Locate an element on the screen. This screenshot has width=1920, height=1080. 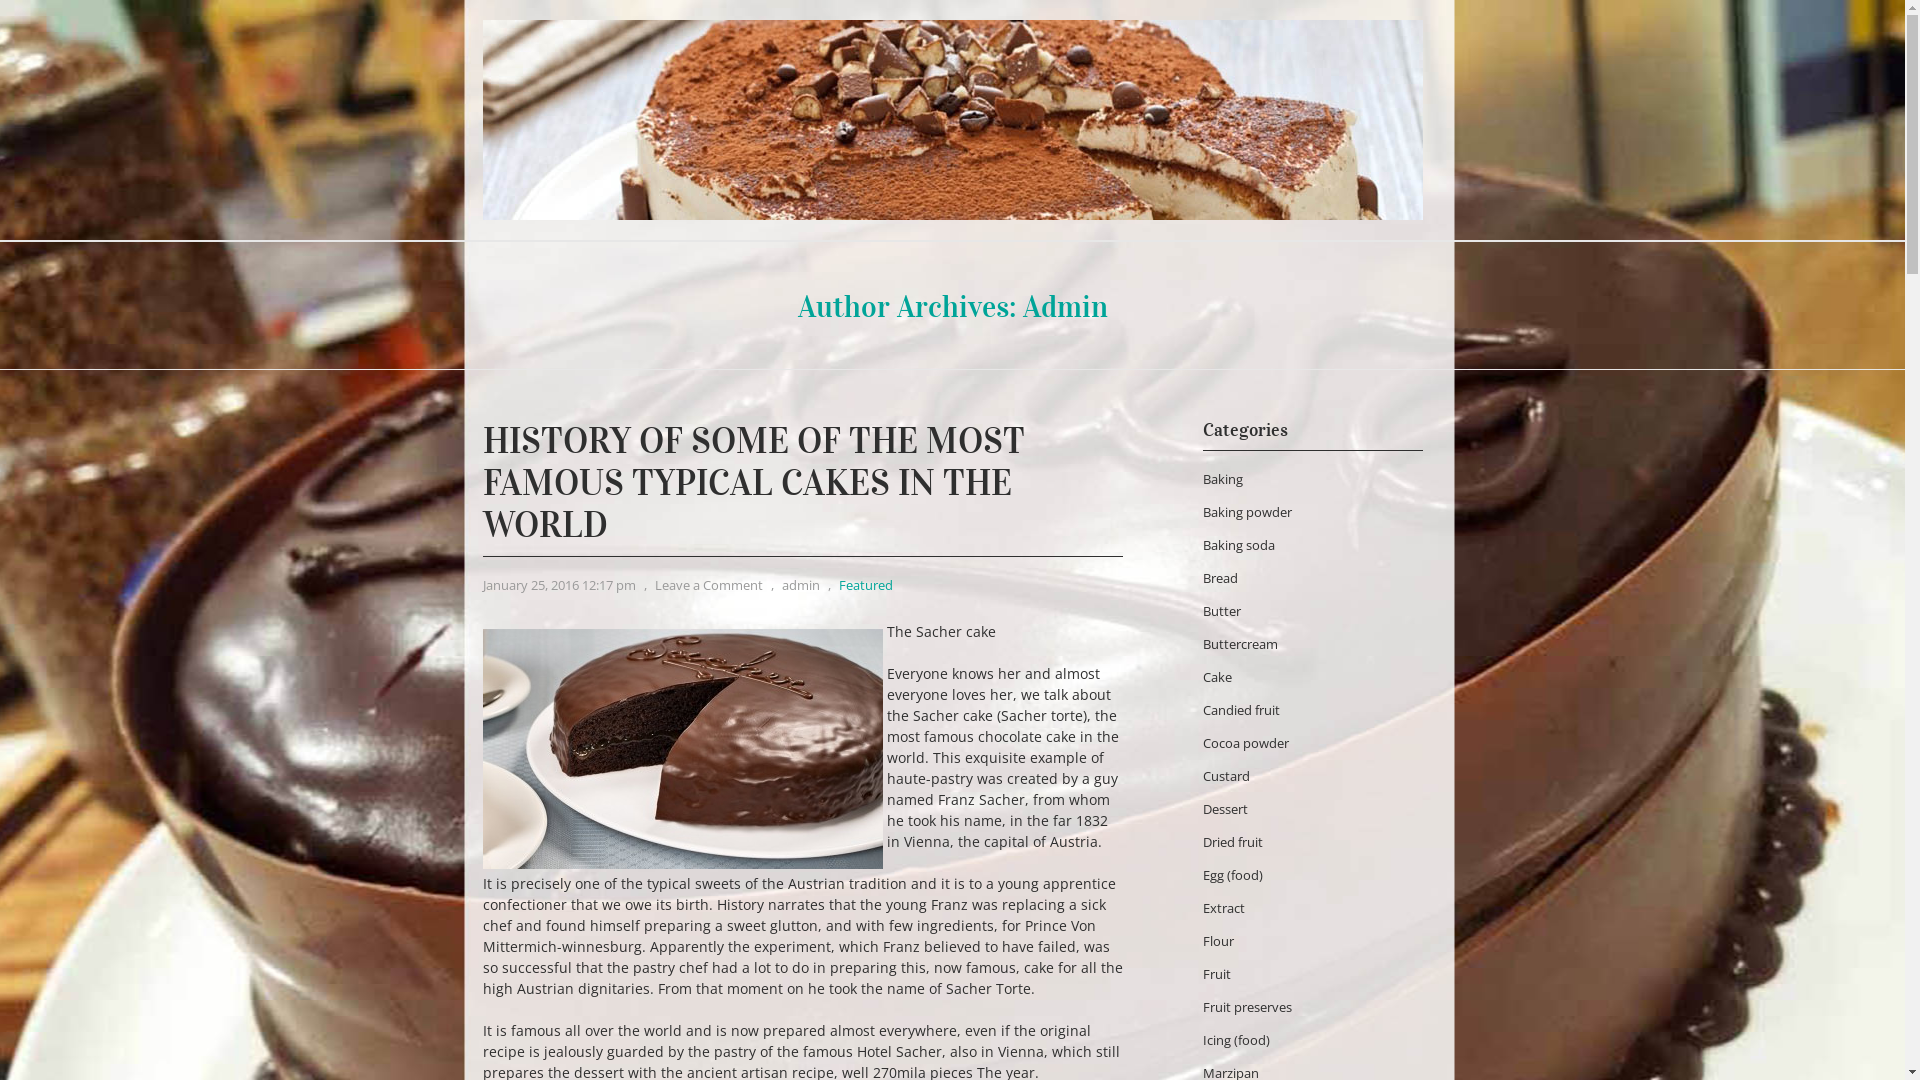
'Dessert' is located at coordinates (1200, 808).